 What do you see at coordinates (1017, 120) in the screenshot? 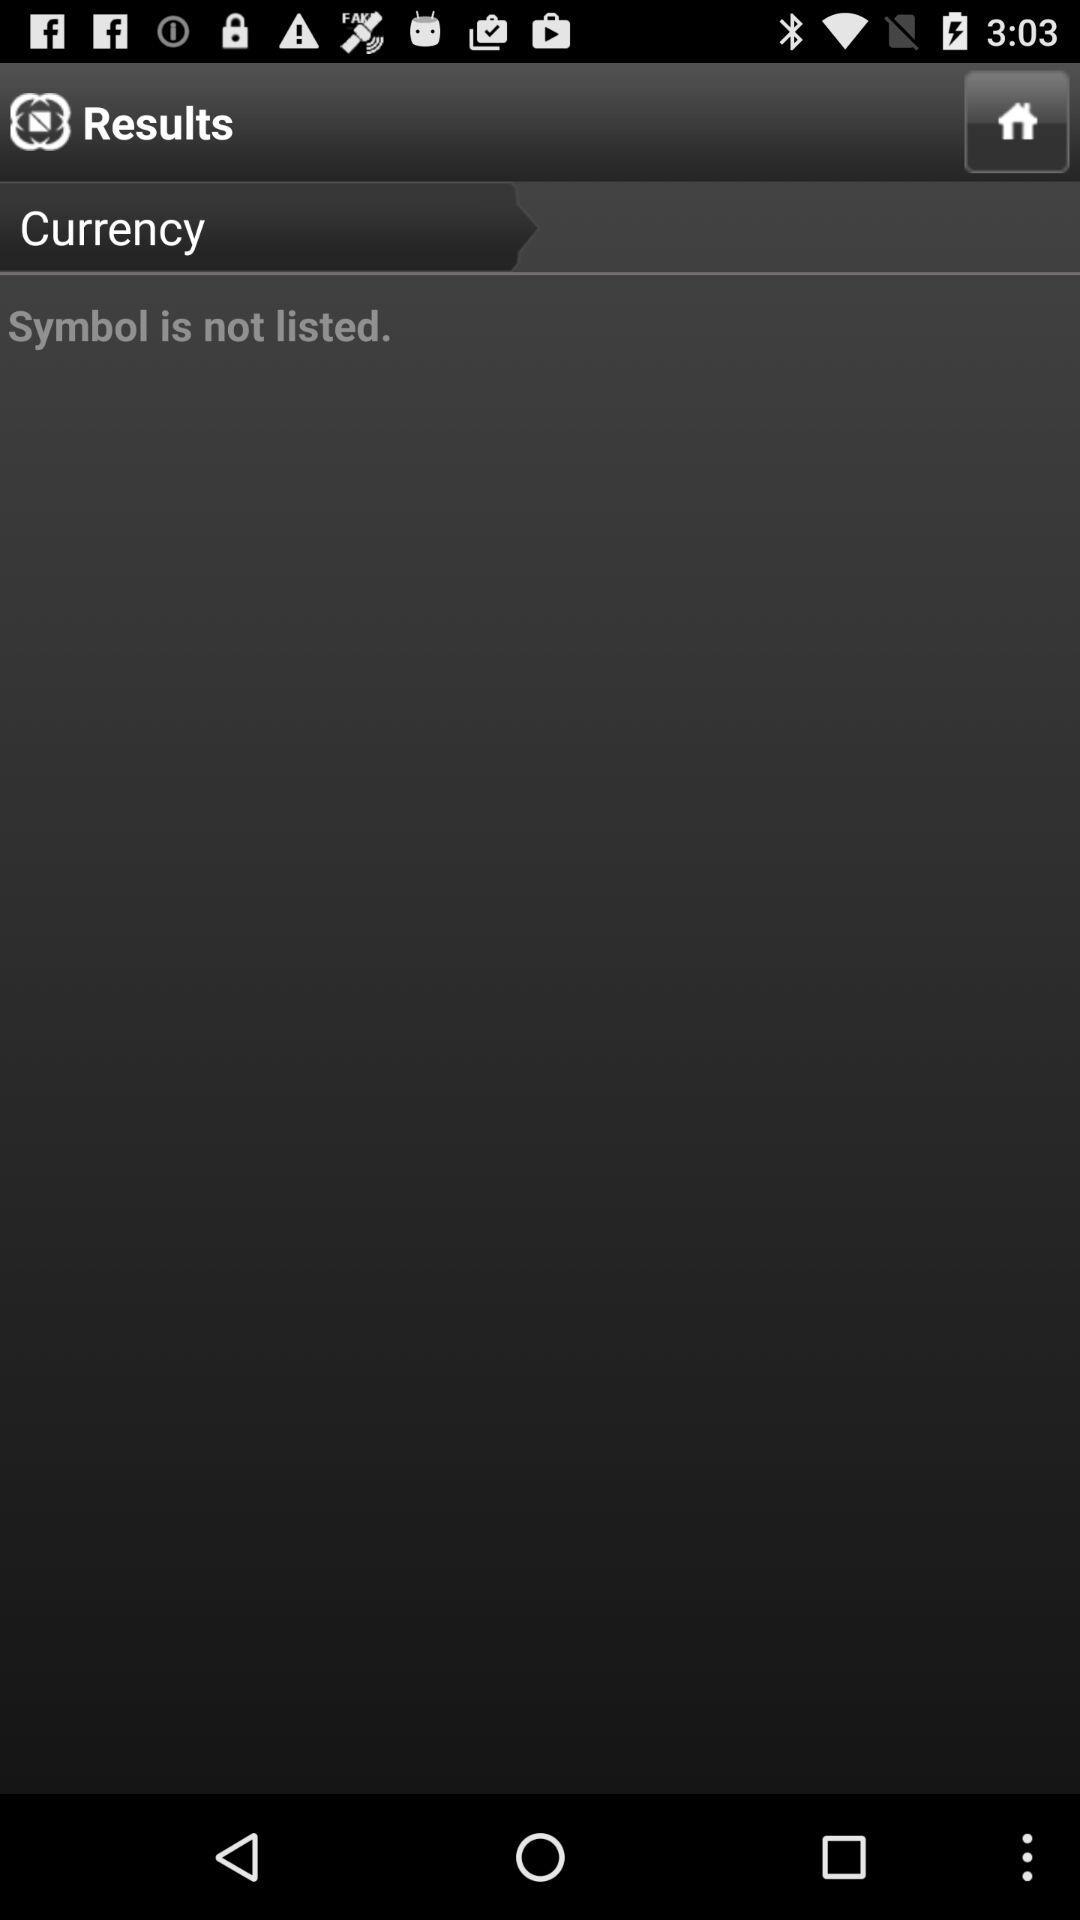
I see `app to the right of currency icon` at bounding box center [1017, 120].